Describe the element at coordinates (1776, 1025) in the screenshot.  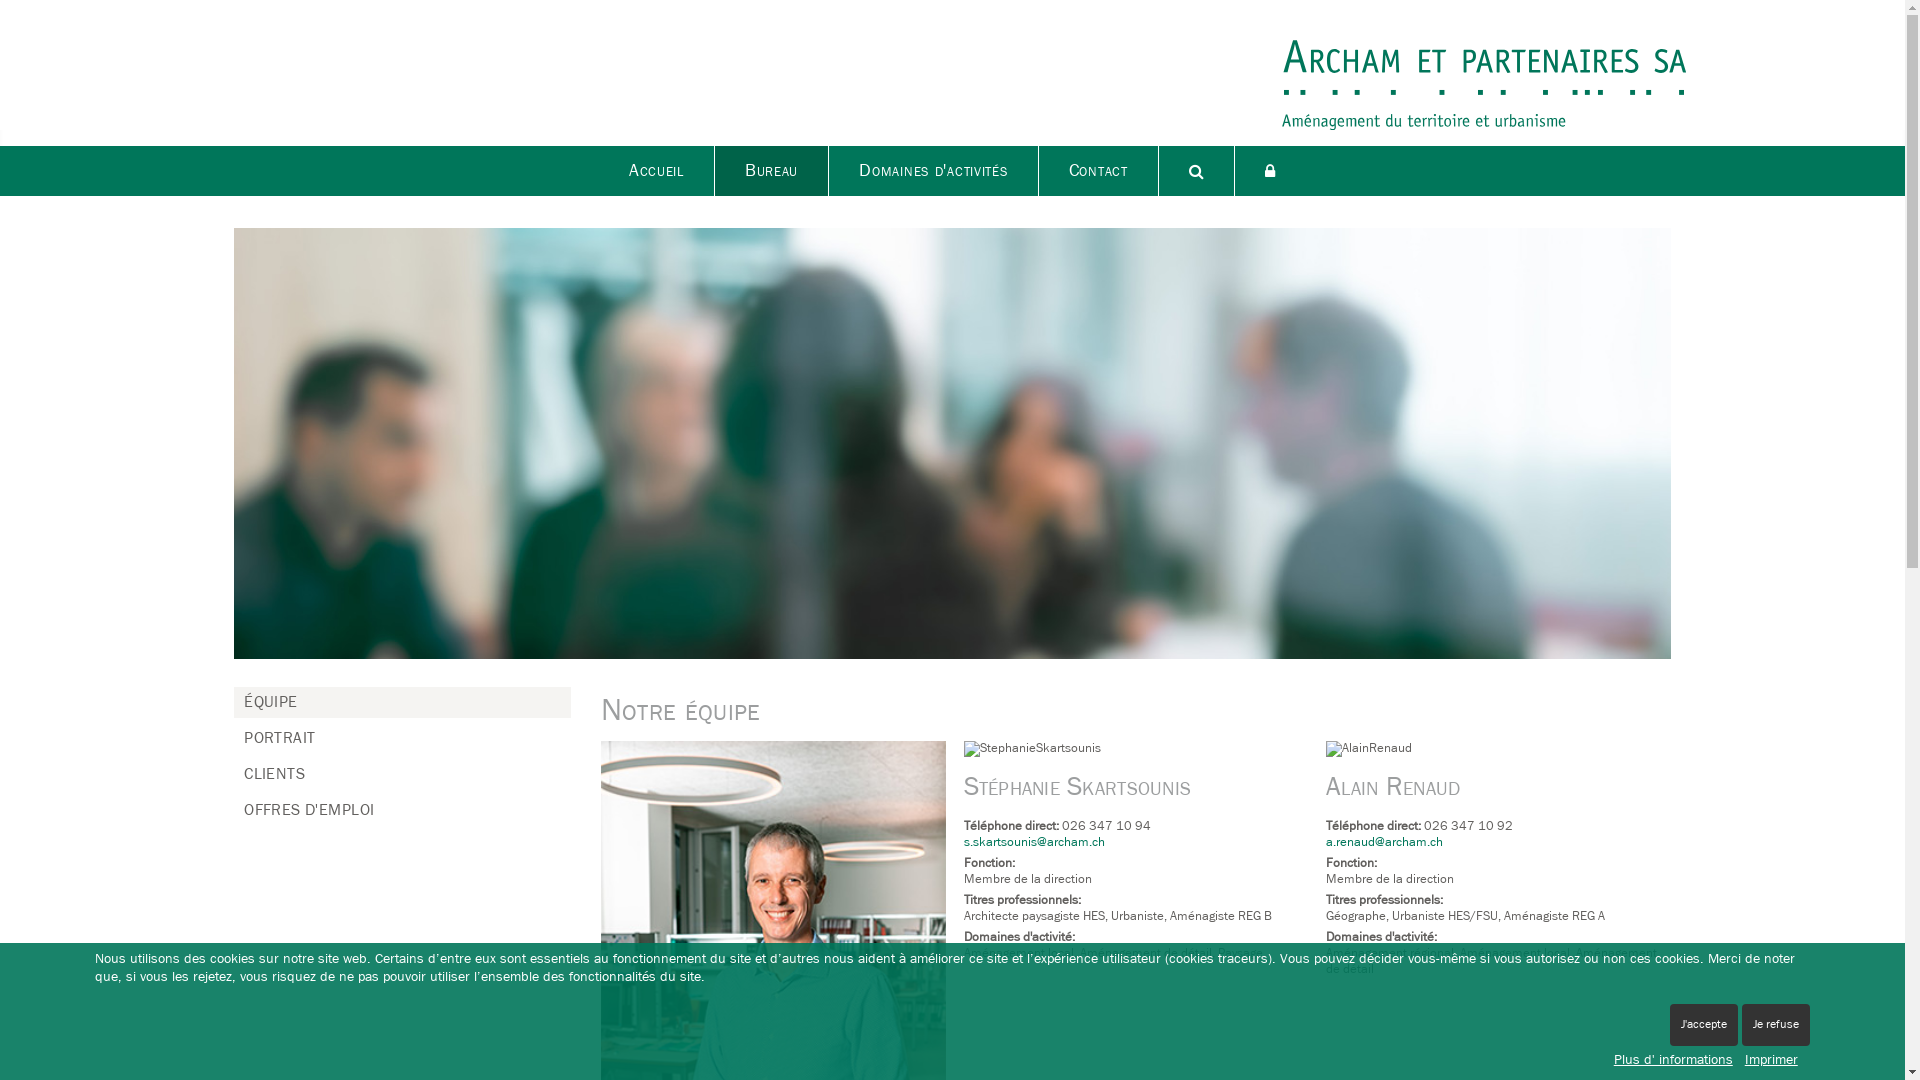
I see `'Je refuse'` at that location.